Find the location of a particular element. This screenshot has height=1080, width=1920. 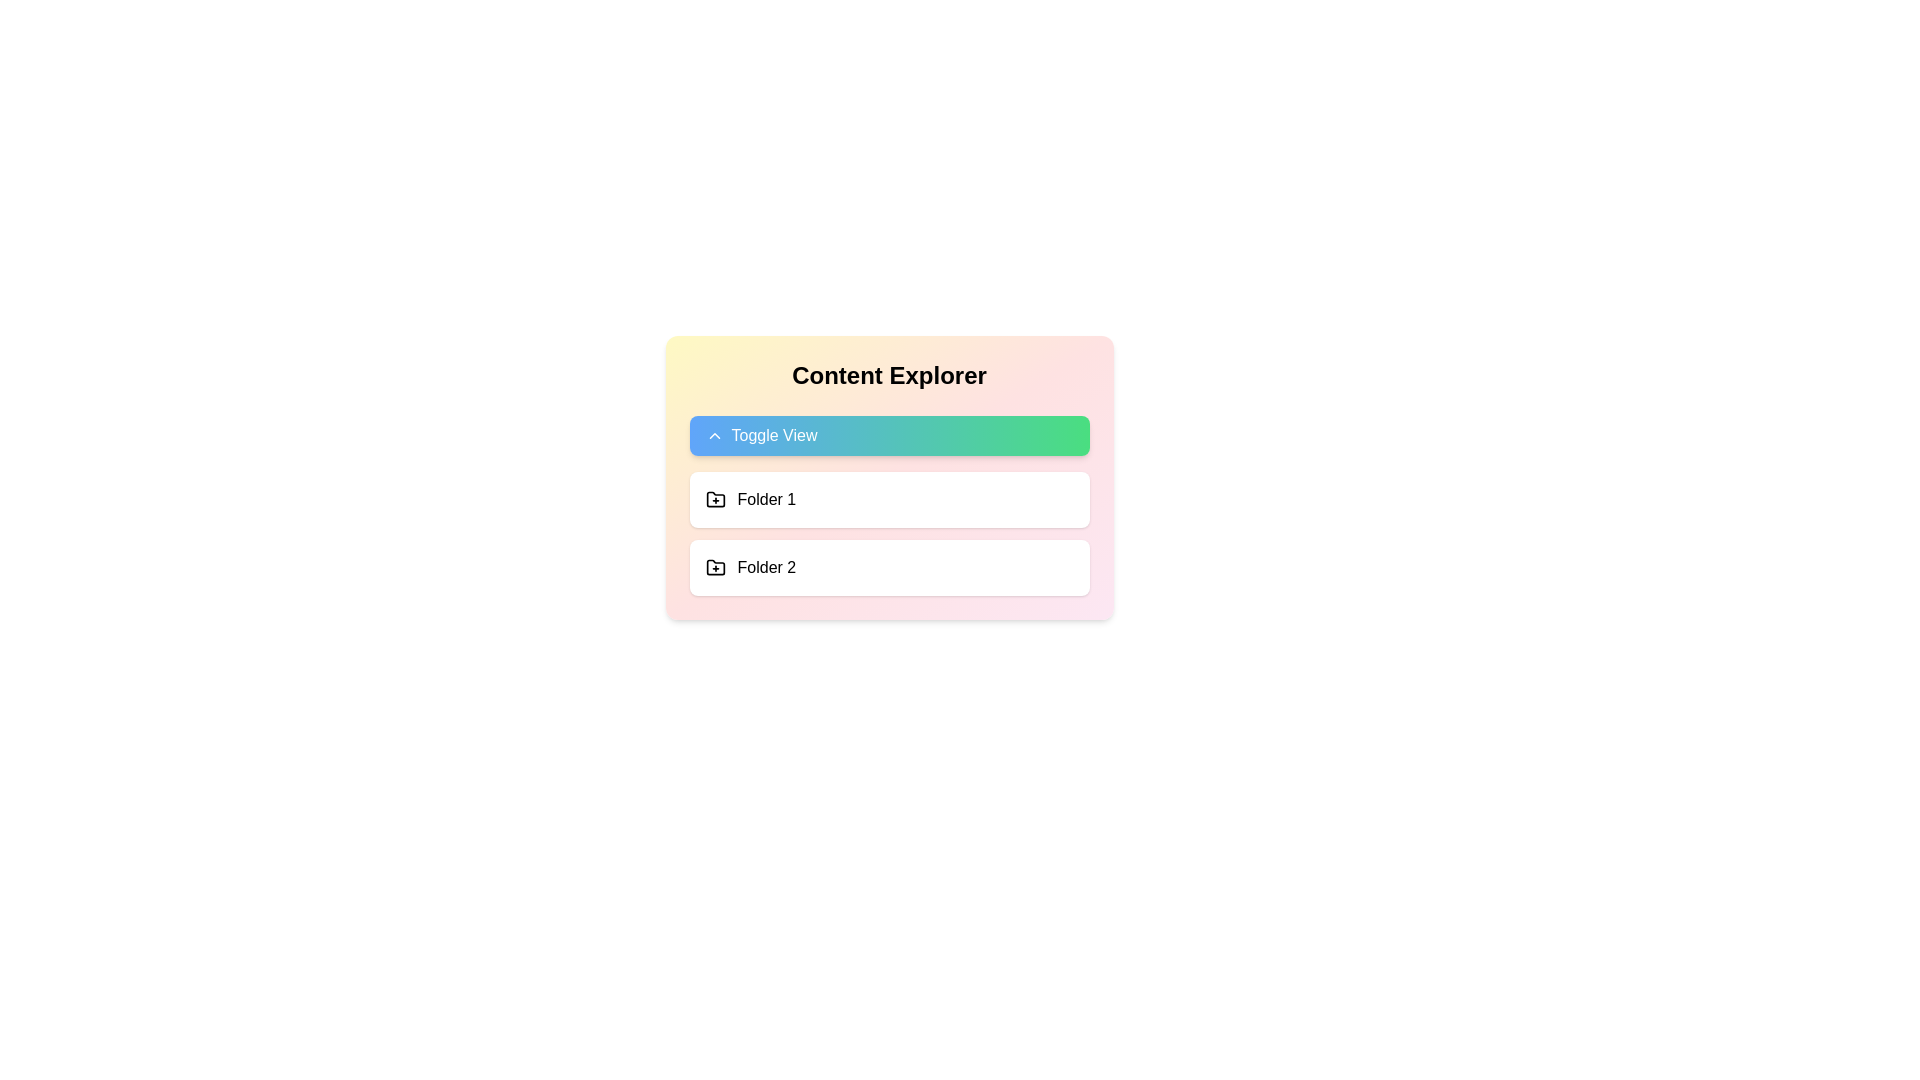

the toggle button located centrally in the 'Content Explorer' card is located at coordinates (888, 434).